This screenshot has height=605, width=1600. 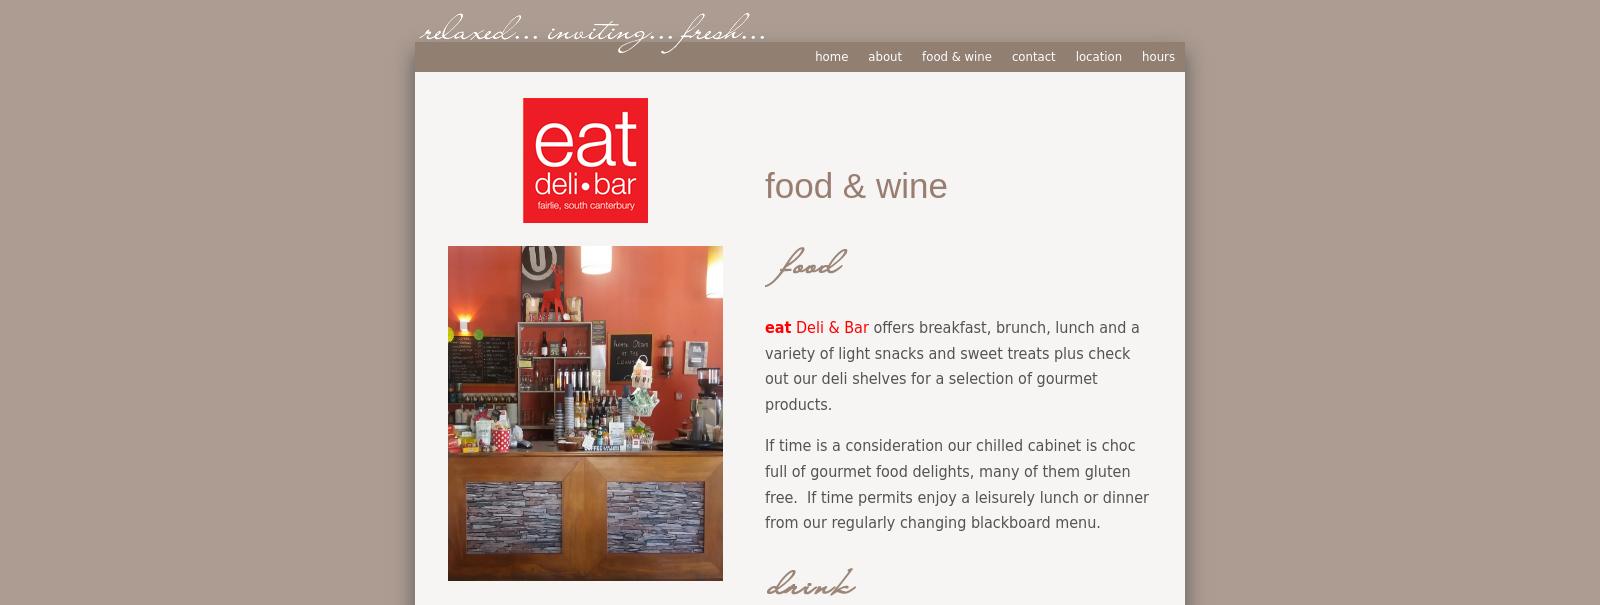 What do you see at coordinates (828, 325) in the screenshot?
I see `'Deli & Bar'` at bounding box center [828, 325].